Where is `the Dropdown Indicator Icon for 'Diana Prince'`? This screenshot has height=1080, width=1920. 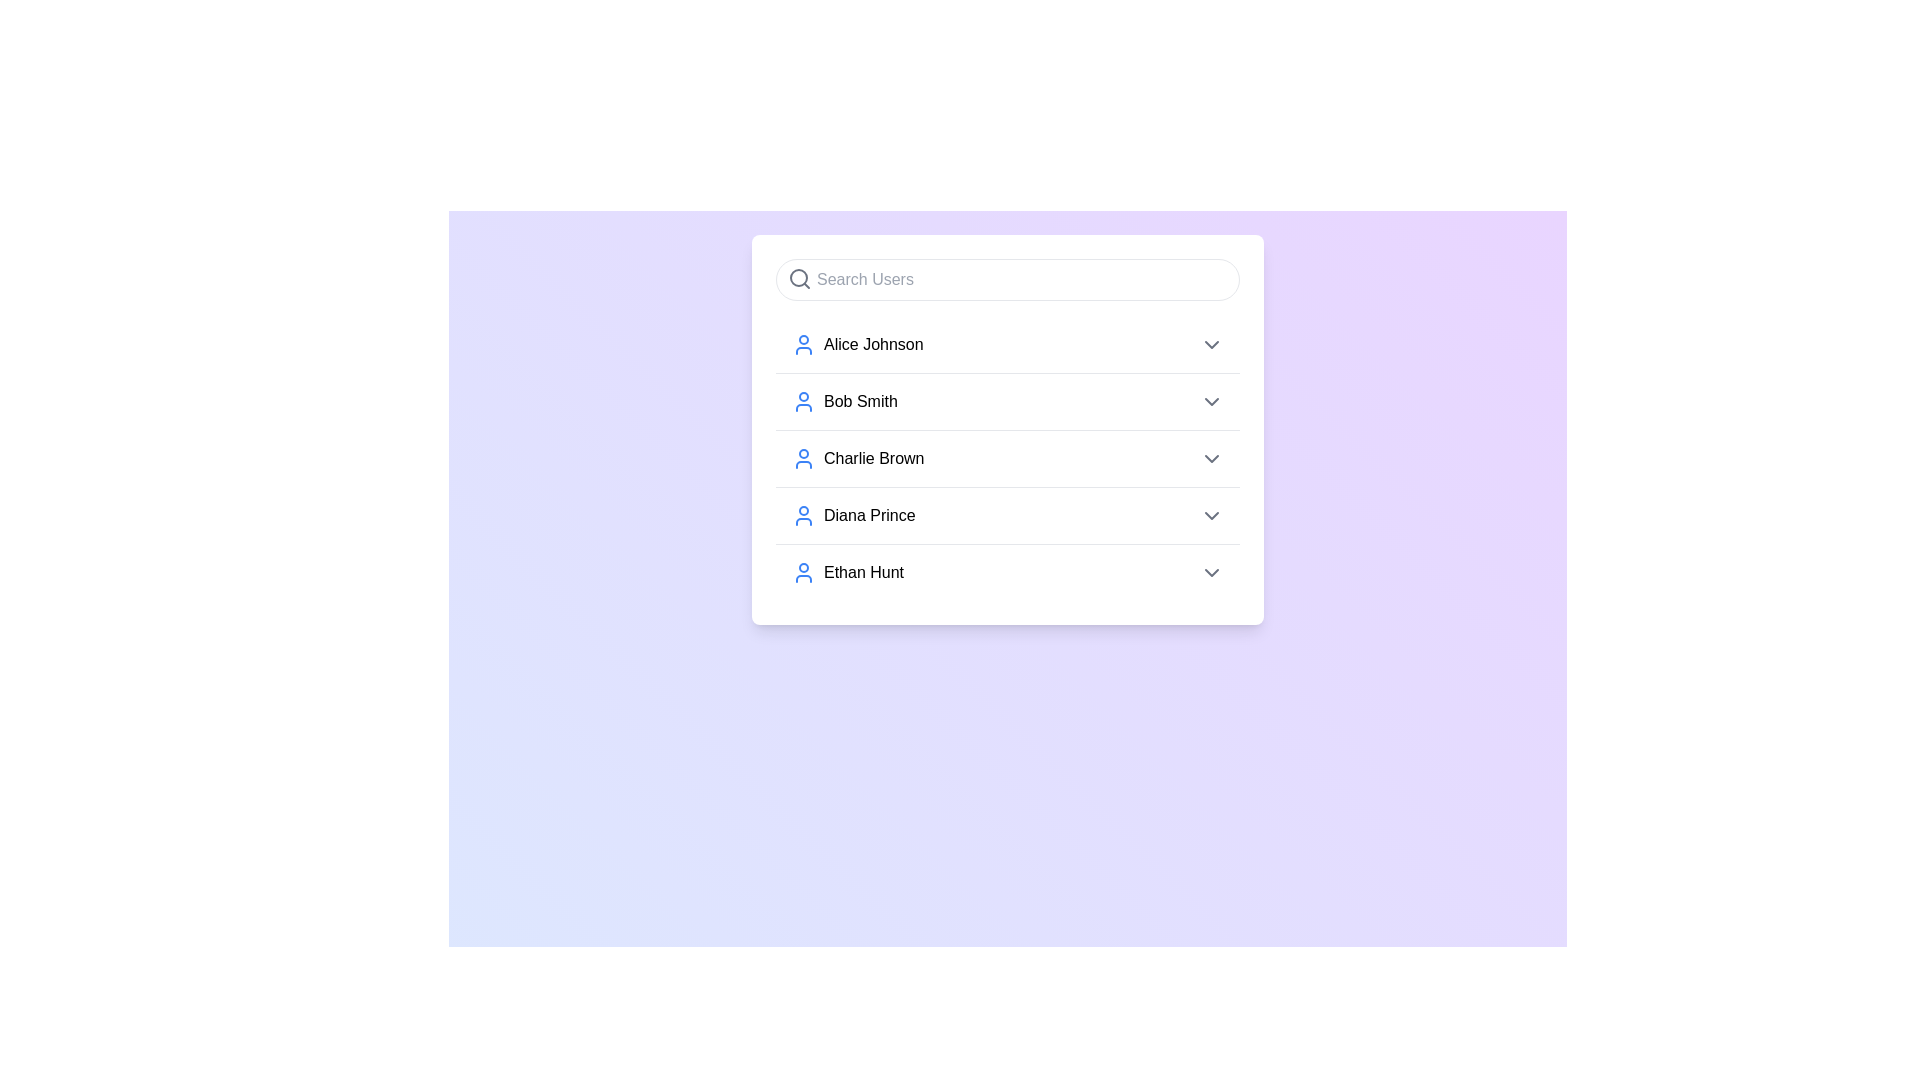 the Dropdown Indicator Icon for 'Diana Prince' is located at coordinates (1210, 515).